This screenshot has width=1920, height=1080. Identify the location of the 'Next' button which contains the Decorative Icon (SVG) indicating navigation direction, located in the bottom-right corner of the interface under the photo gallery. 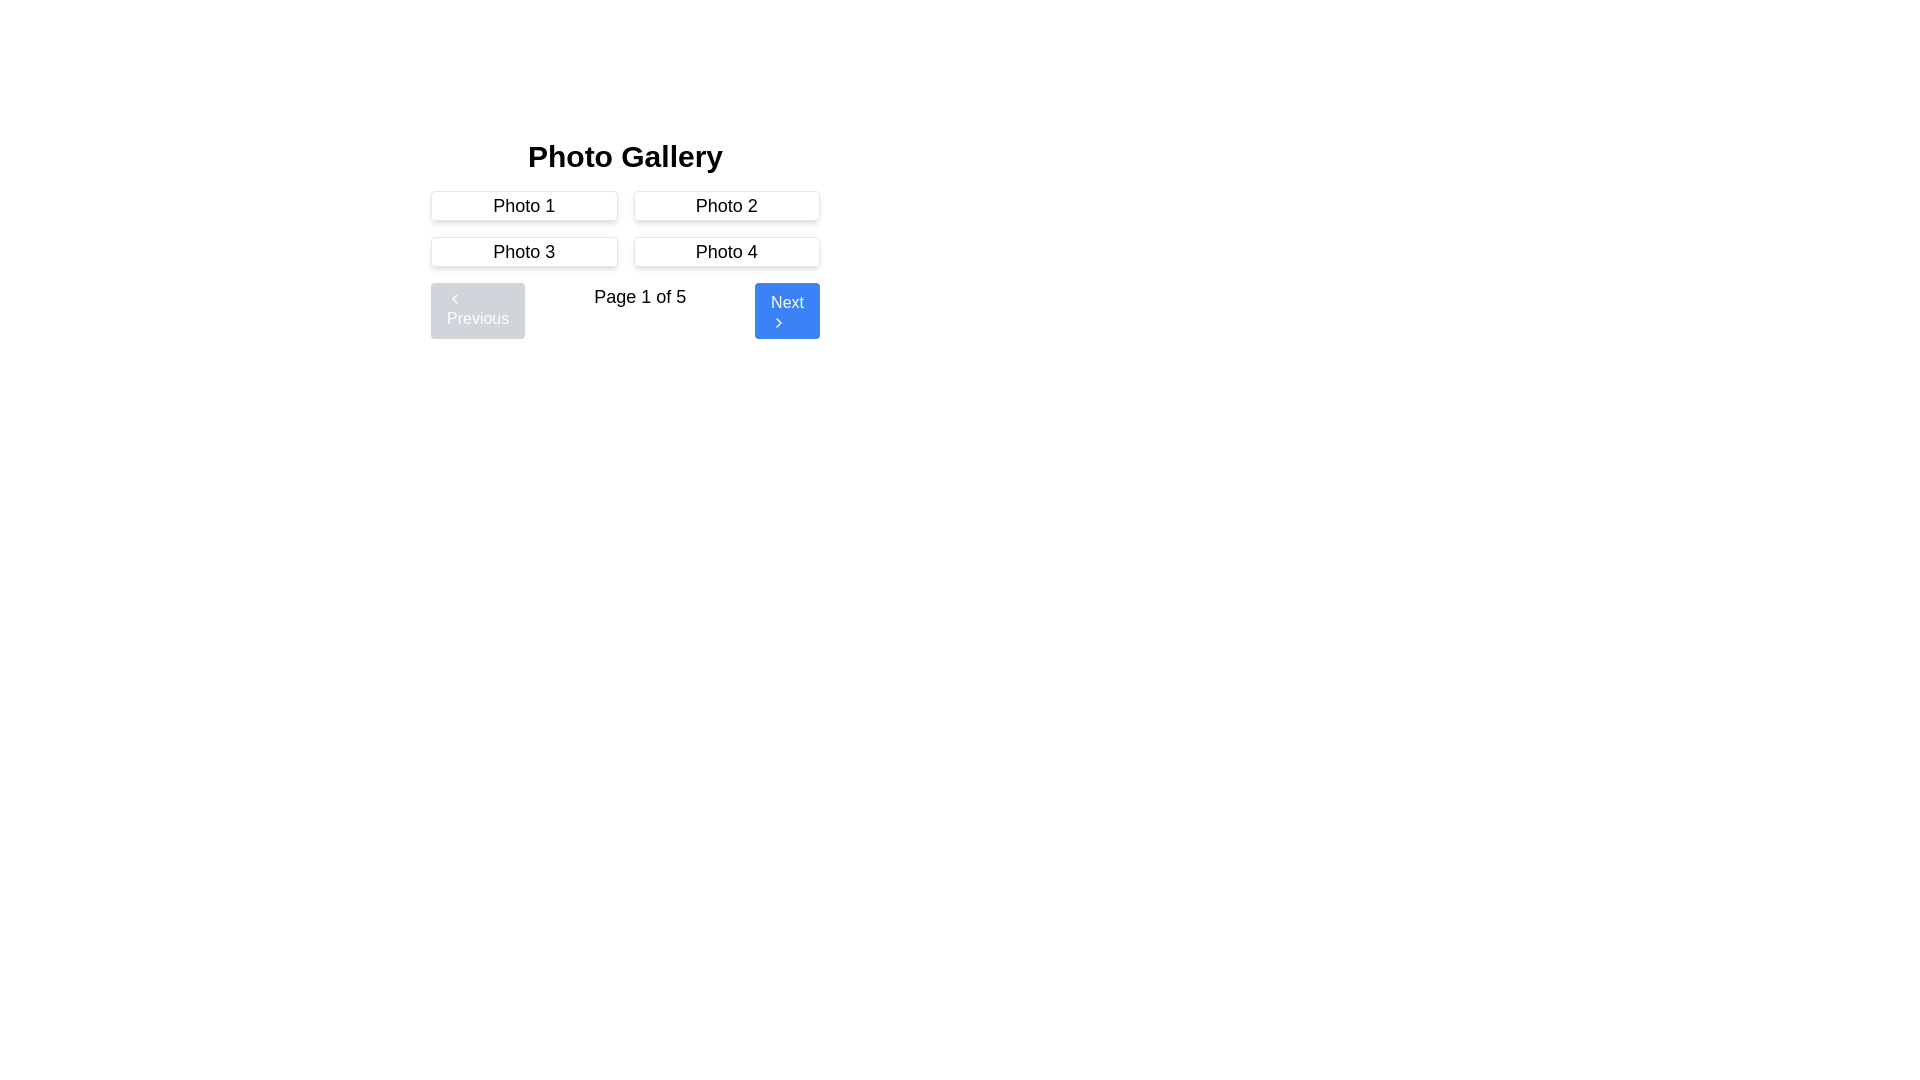
(778, 322).